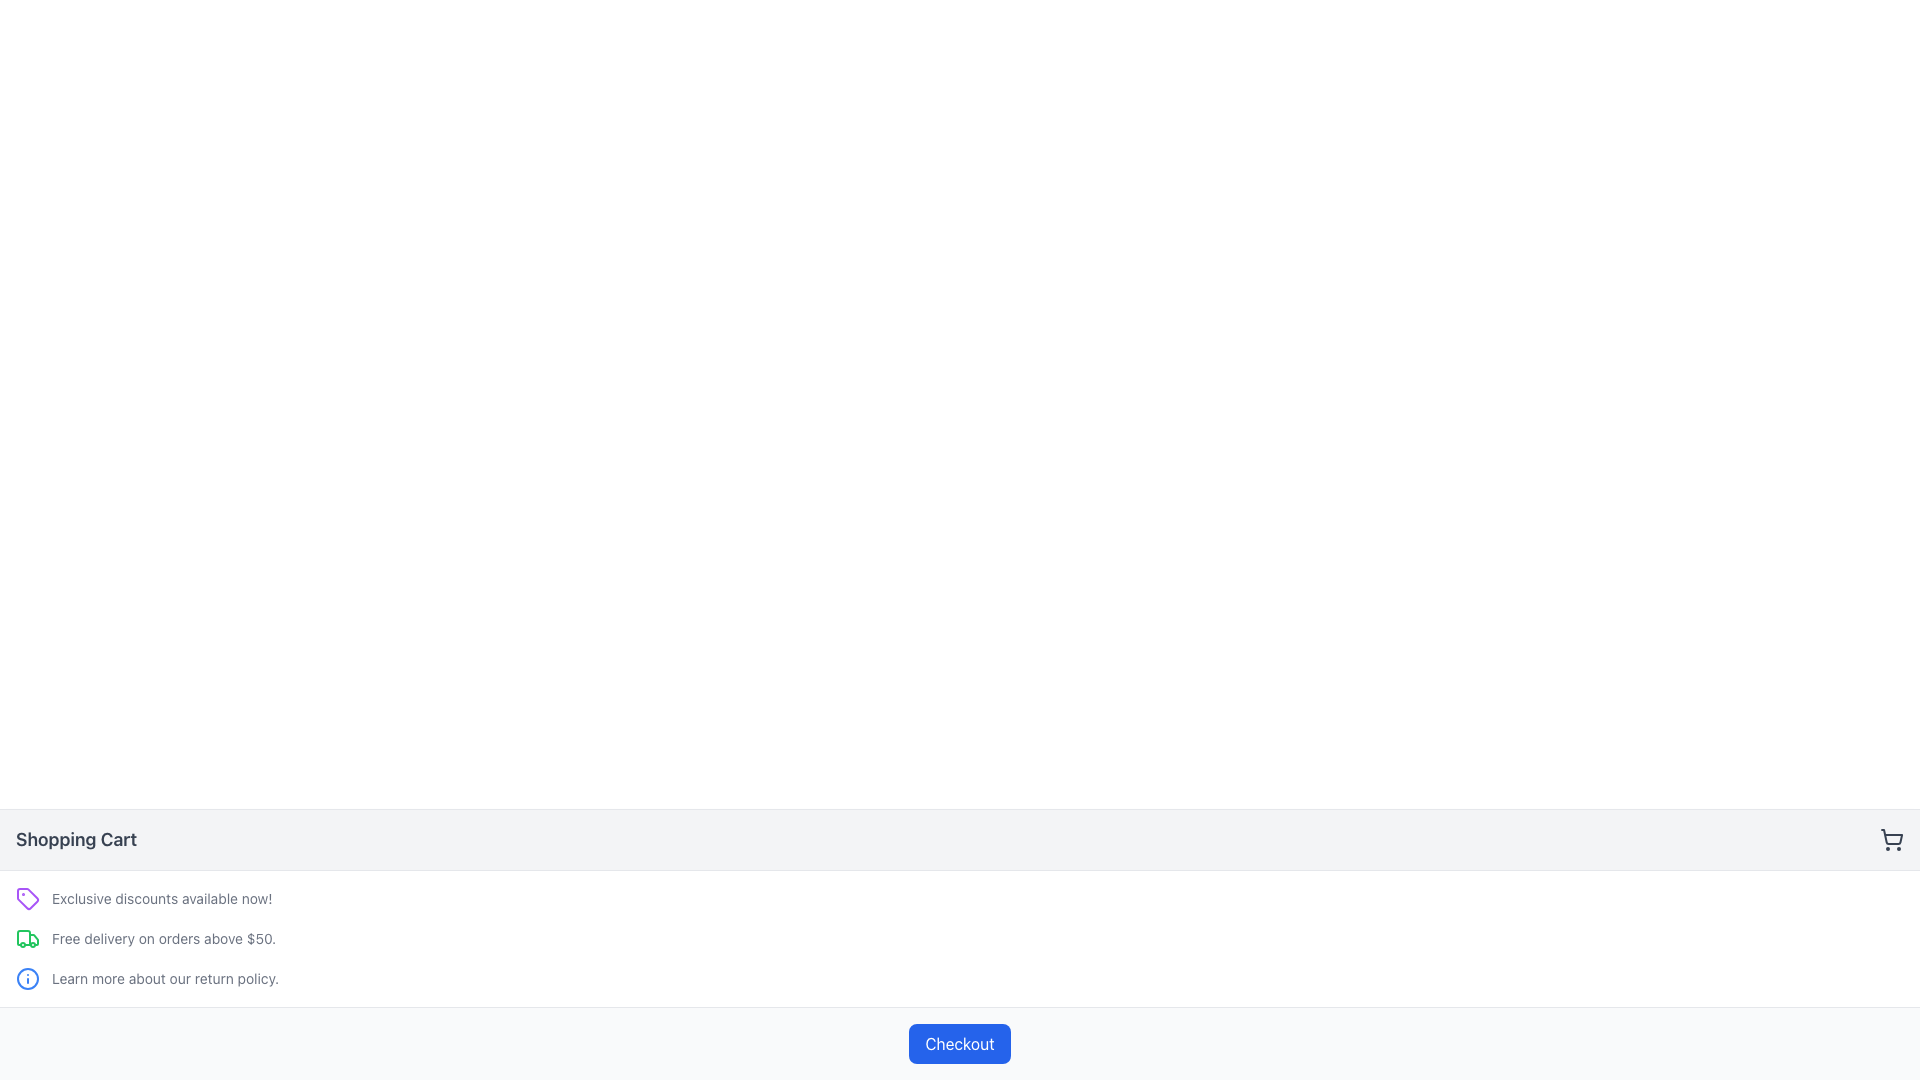  Describe the element at coordinates (76, 840) in the screenshot. I see `the shopping cart section title Text Label located at the top of the central section of the page` at that location.